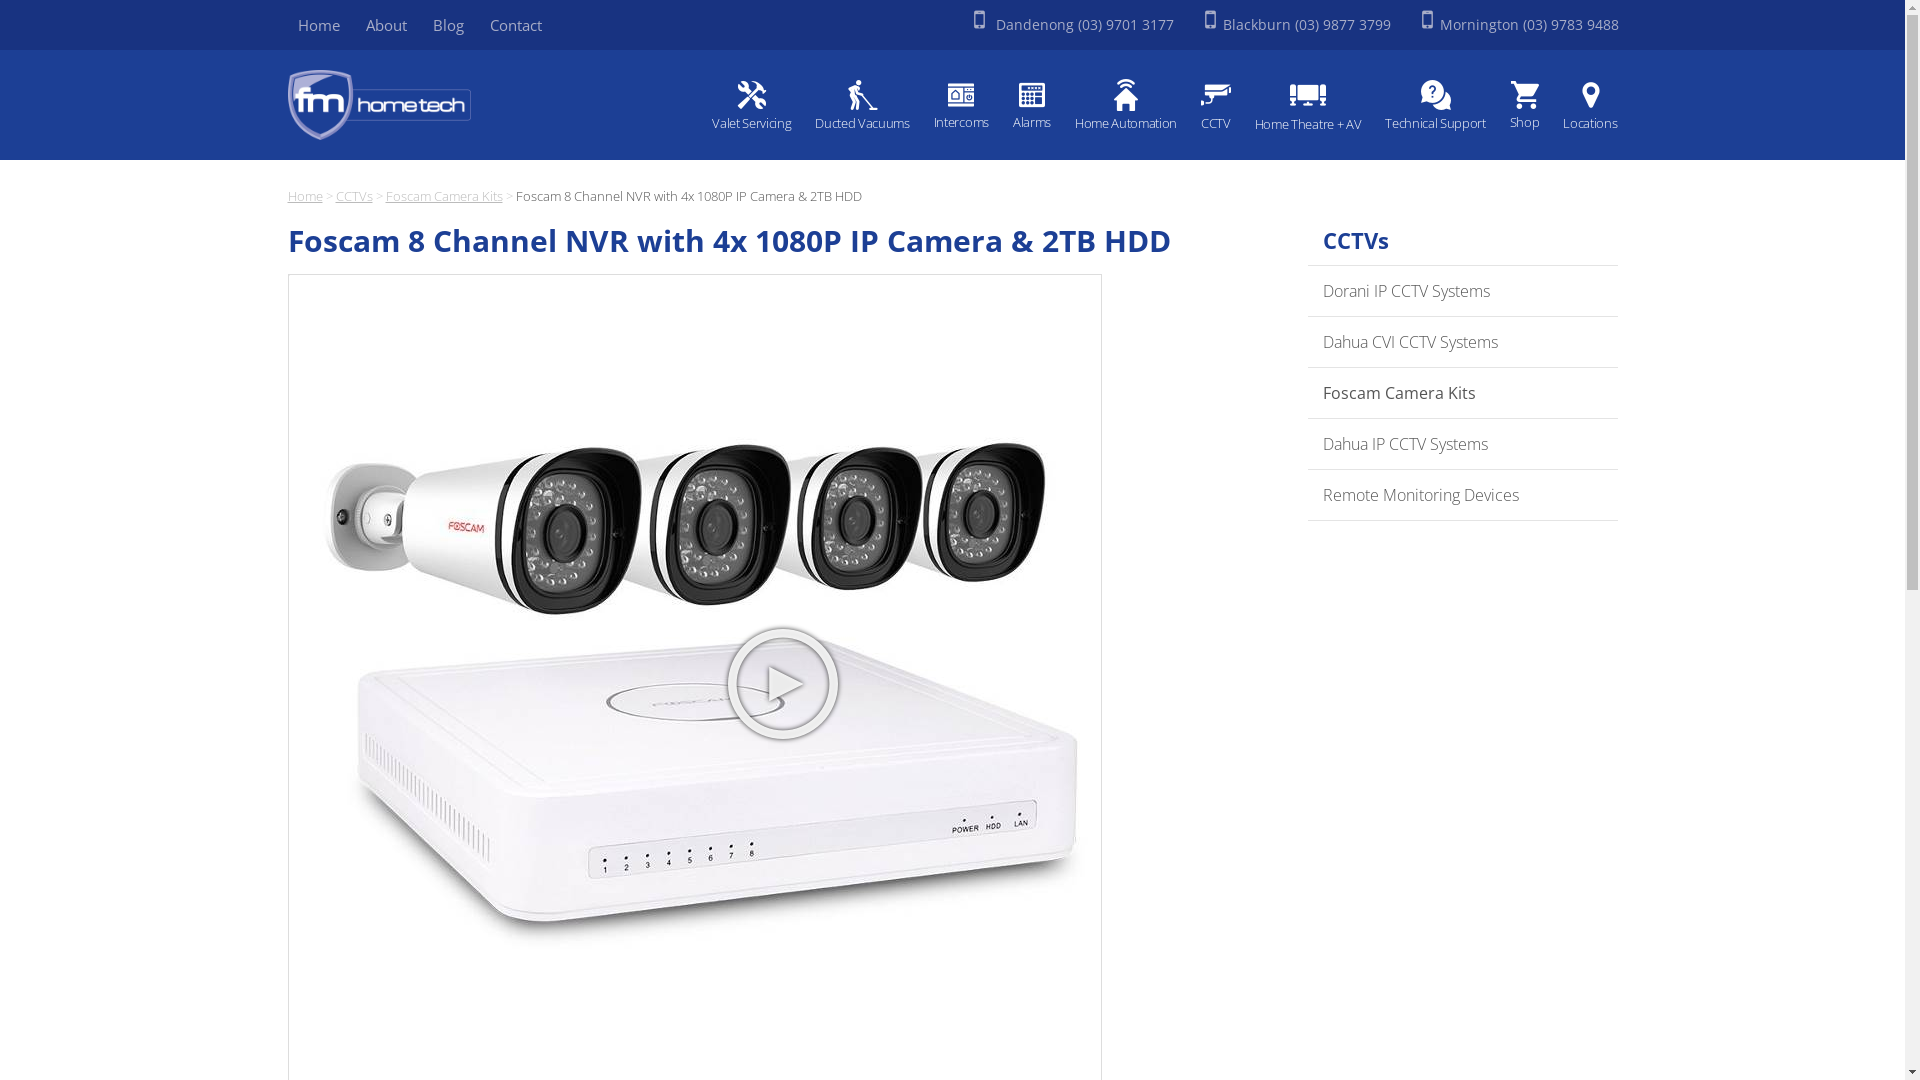  I want to click on 'Home Automation', so click(1126, 107).